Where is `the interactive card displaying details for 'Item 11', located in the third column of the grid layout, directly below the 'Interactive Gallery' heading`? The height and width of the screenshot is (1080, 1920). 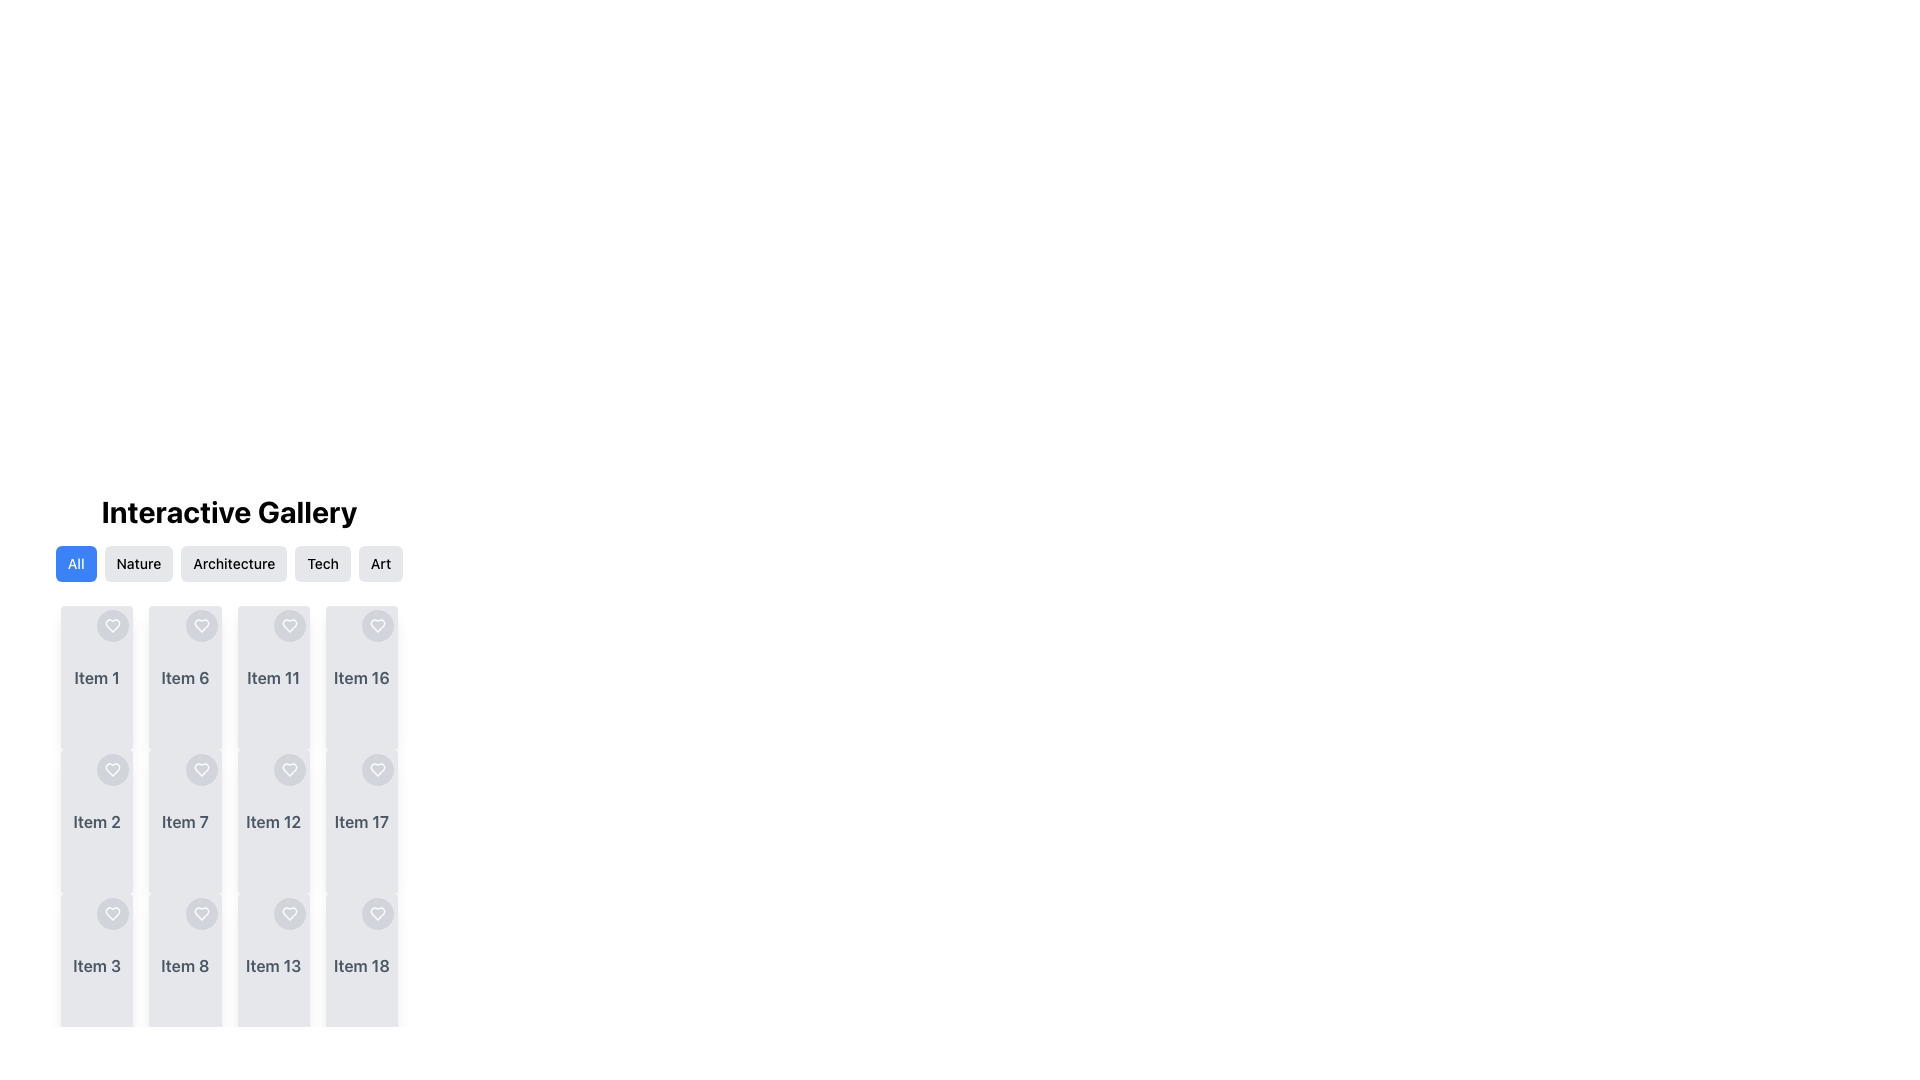
the interactive card displaying details for 'Item 11', located in the third column of the grid layout, directly below the 'Interactive Gallery' heading is located at coordinates (272, 677).